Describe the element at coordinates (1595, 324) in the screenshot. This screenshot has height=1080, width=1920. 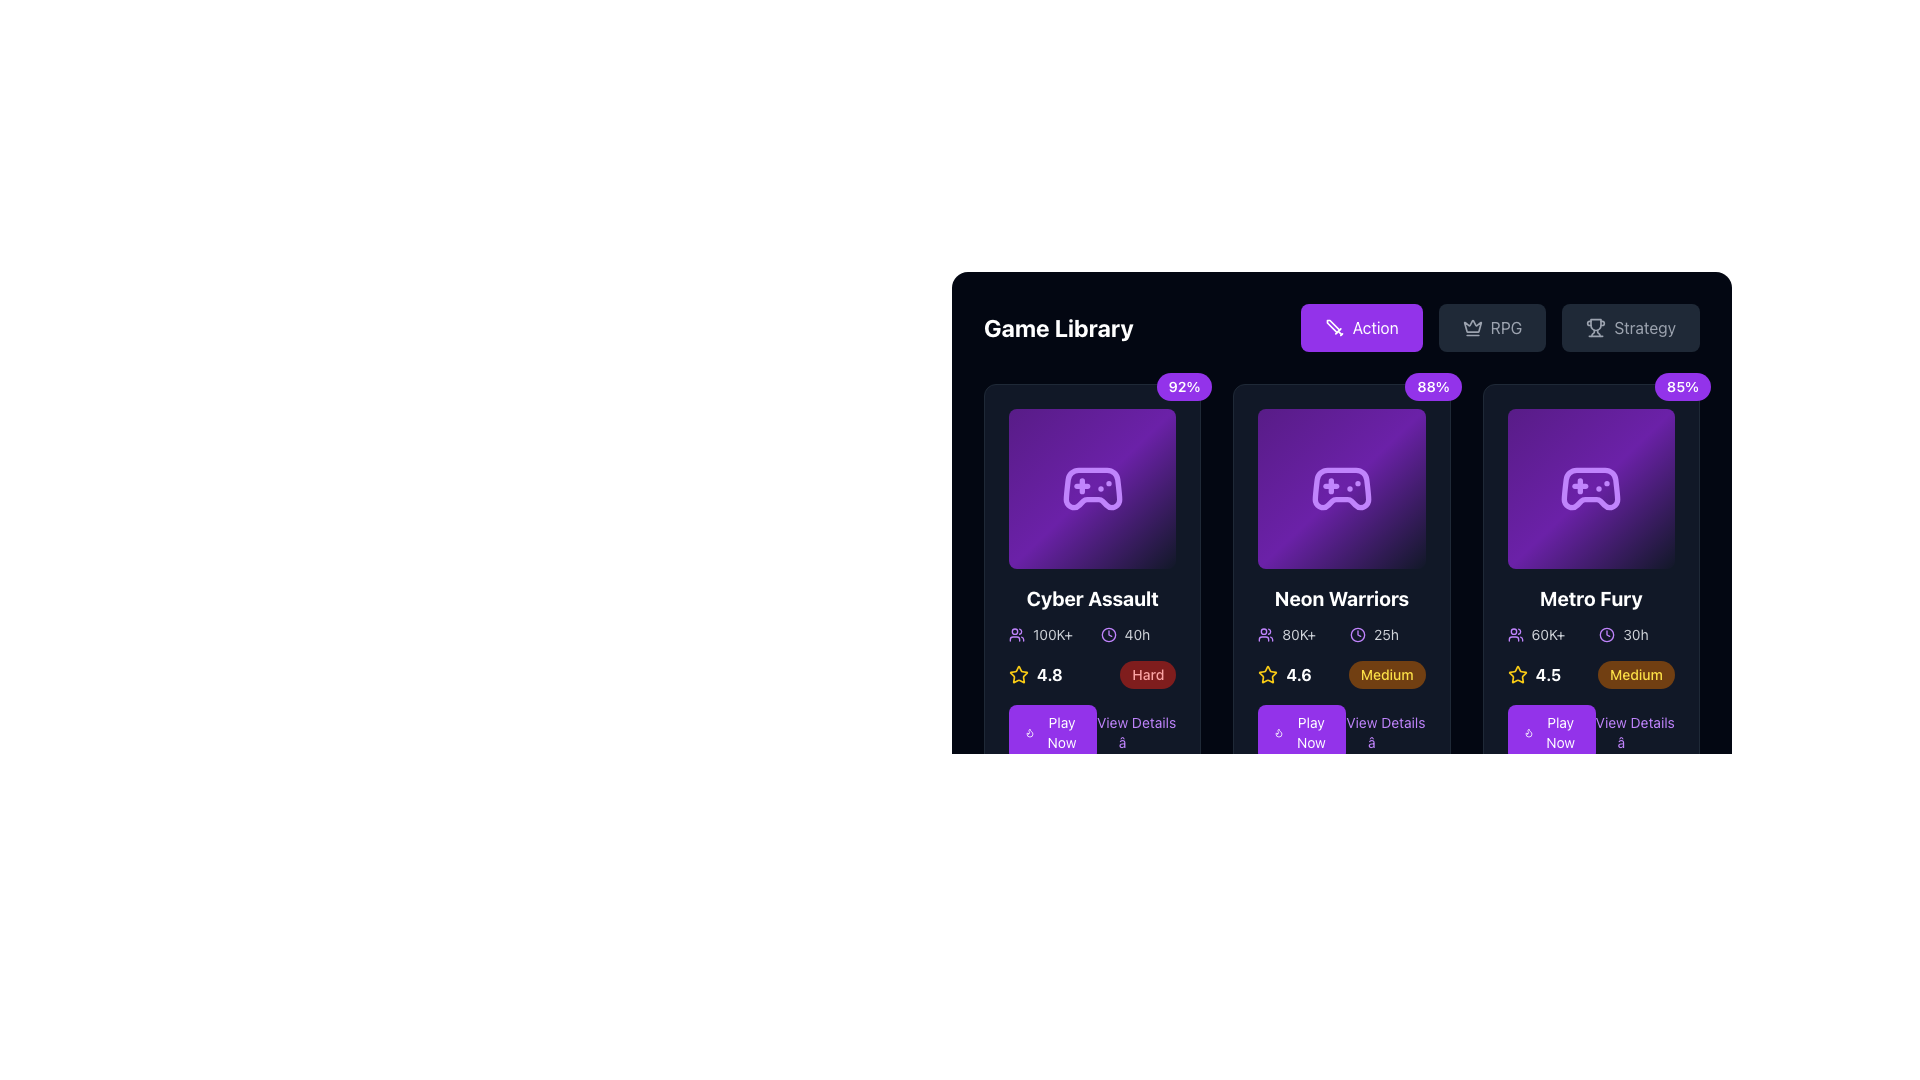
I see `the trophy icon located in the navigation bar, which is styled in a dark theme and positioned between the 'RPG' button and the 'Strategy' button` at that location.